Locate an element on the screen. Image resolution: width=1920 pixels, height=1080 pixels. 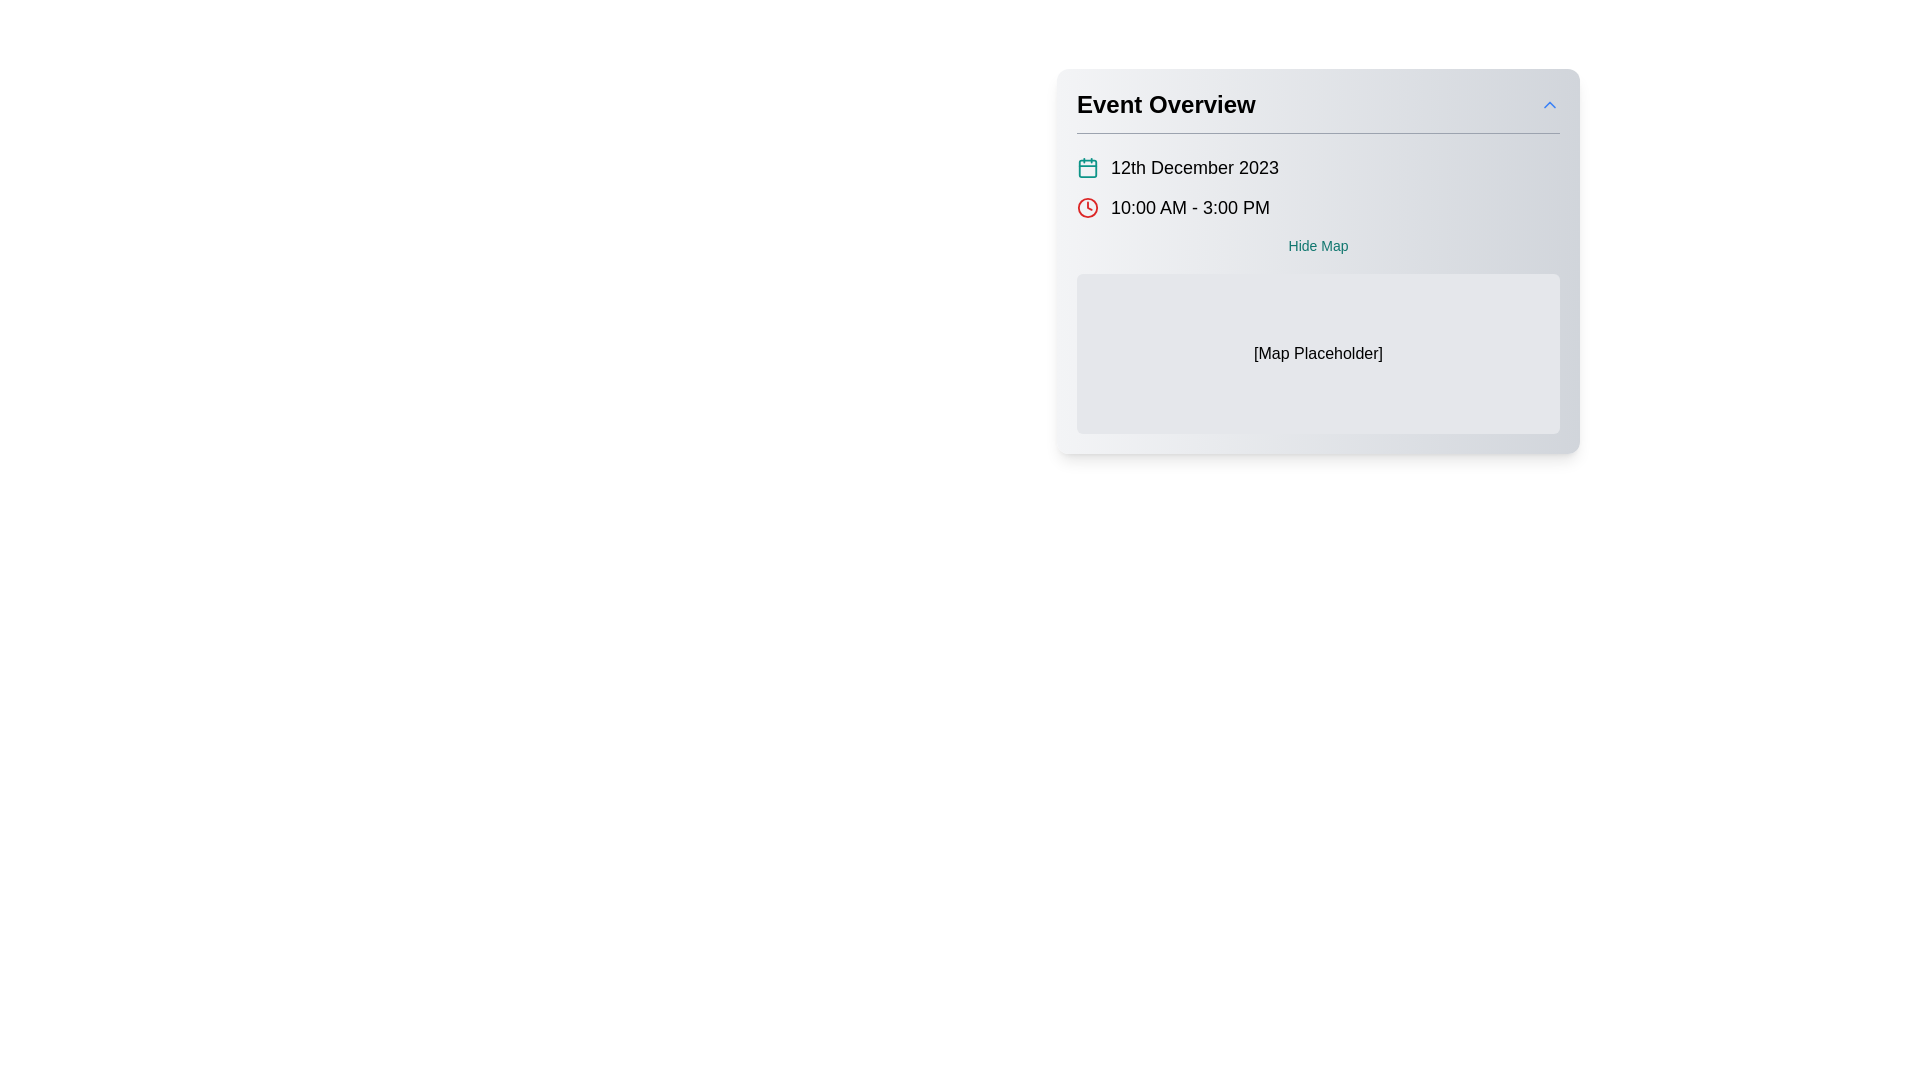
the text label indicating the specific date of the event located in the top section of the event detail card, positioned immediately to the right of the calendar icon is located at coordinates (1195, 167).